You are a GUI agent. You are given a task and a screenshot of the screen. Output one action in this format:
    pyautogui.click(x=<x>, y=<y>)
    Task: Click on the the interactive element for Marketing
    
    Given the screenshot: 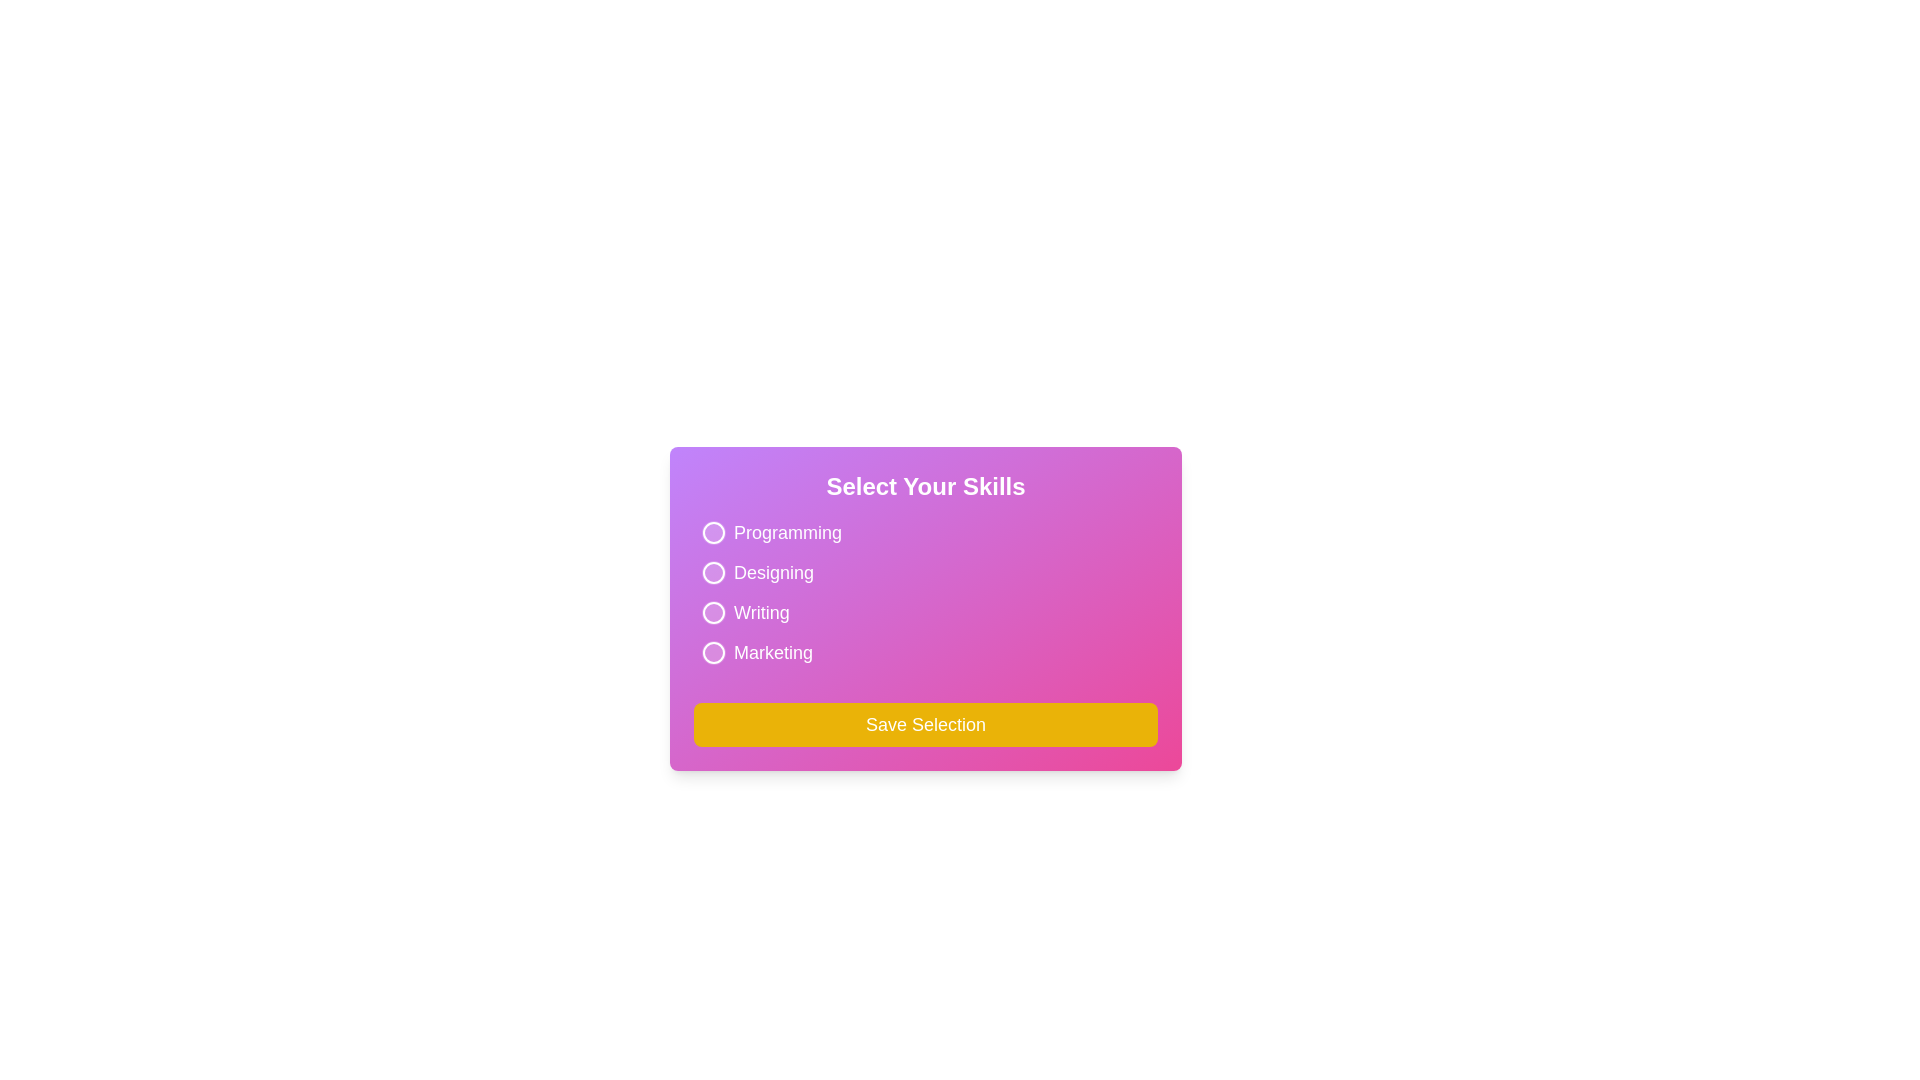 What is the action you would take?
    pyautogui.click(x=752, y=652)
    